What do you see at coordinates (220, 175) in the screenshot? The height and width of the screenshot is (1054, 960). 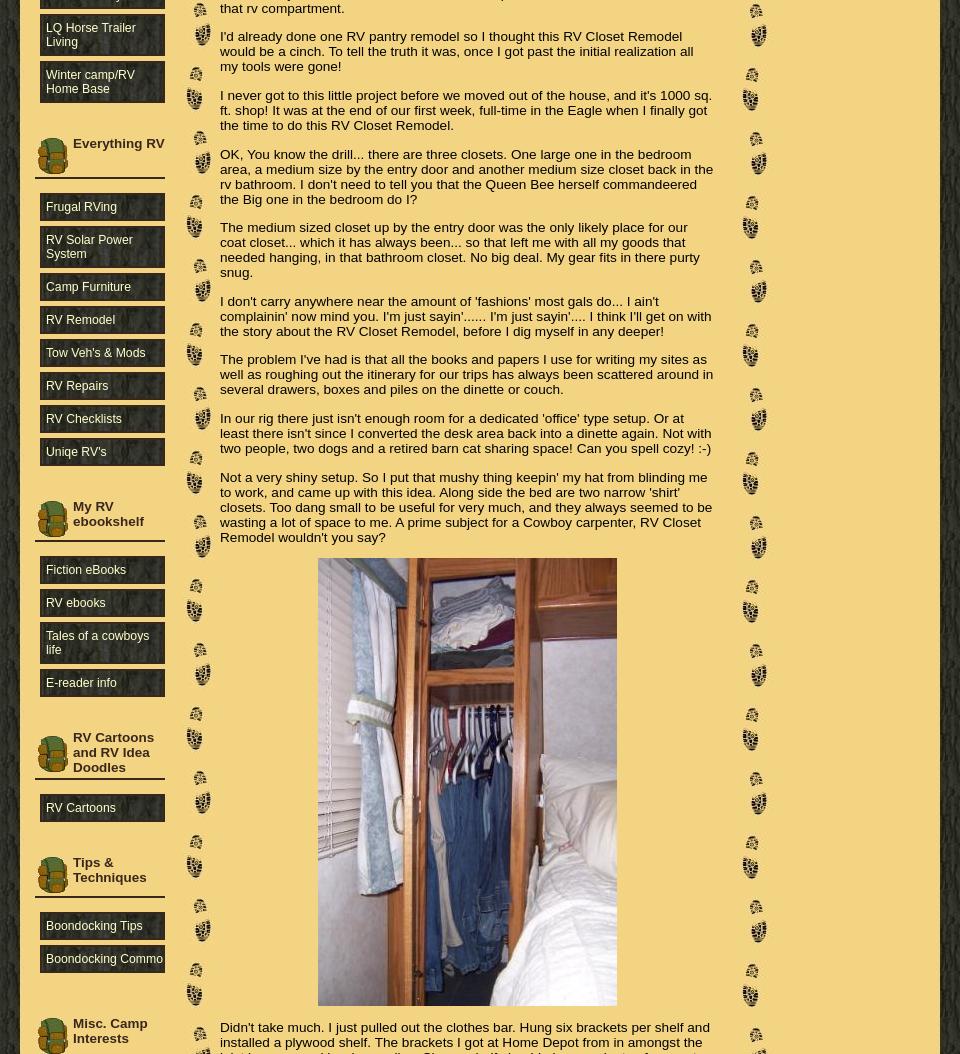 I see `'OK, You know the
drill... there are three closets. One large one in the bedroom area, a
medium size by the entry door and another medium size closet back in the
rv bathroom. I don't need to tell you that the Queen Bee herself
commandeered the Big one in the bedroom do I?'` at bounding box center [220, 175].